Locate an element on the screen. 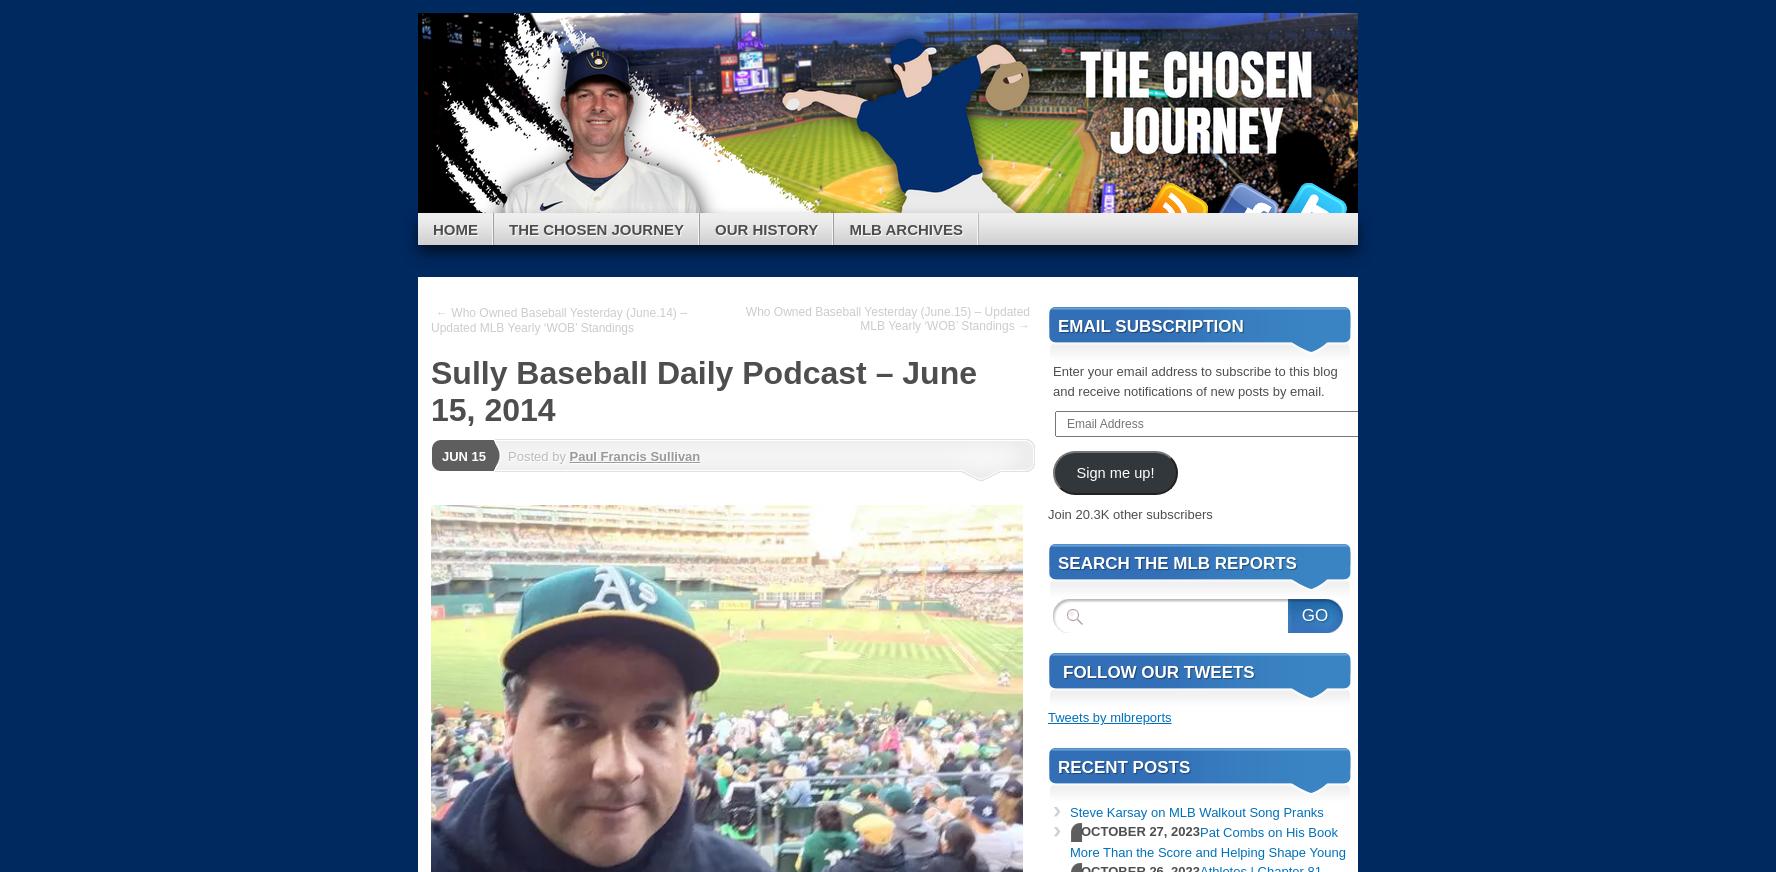  'The Chosen Journey' is located at coordinates (508, 227).